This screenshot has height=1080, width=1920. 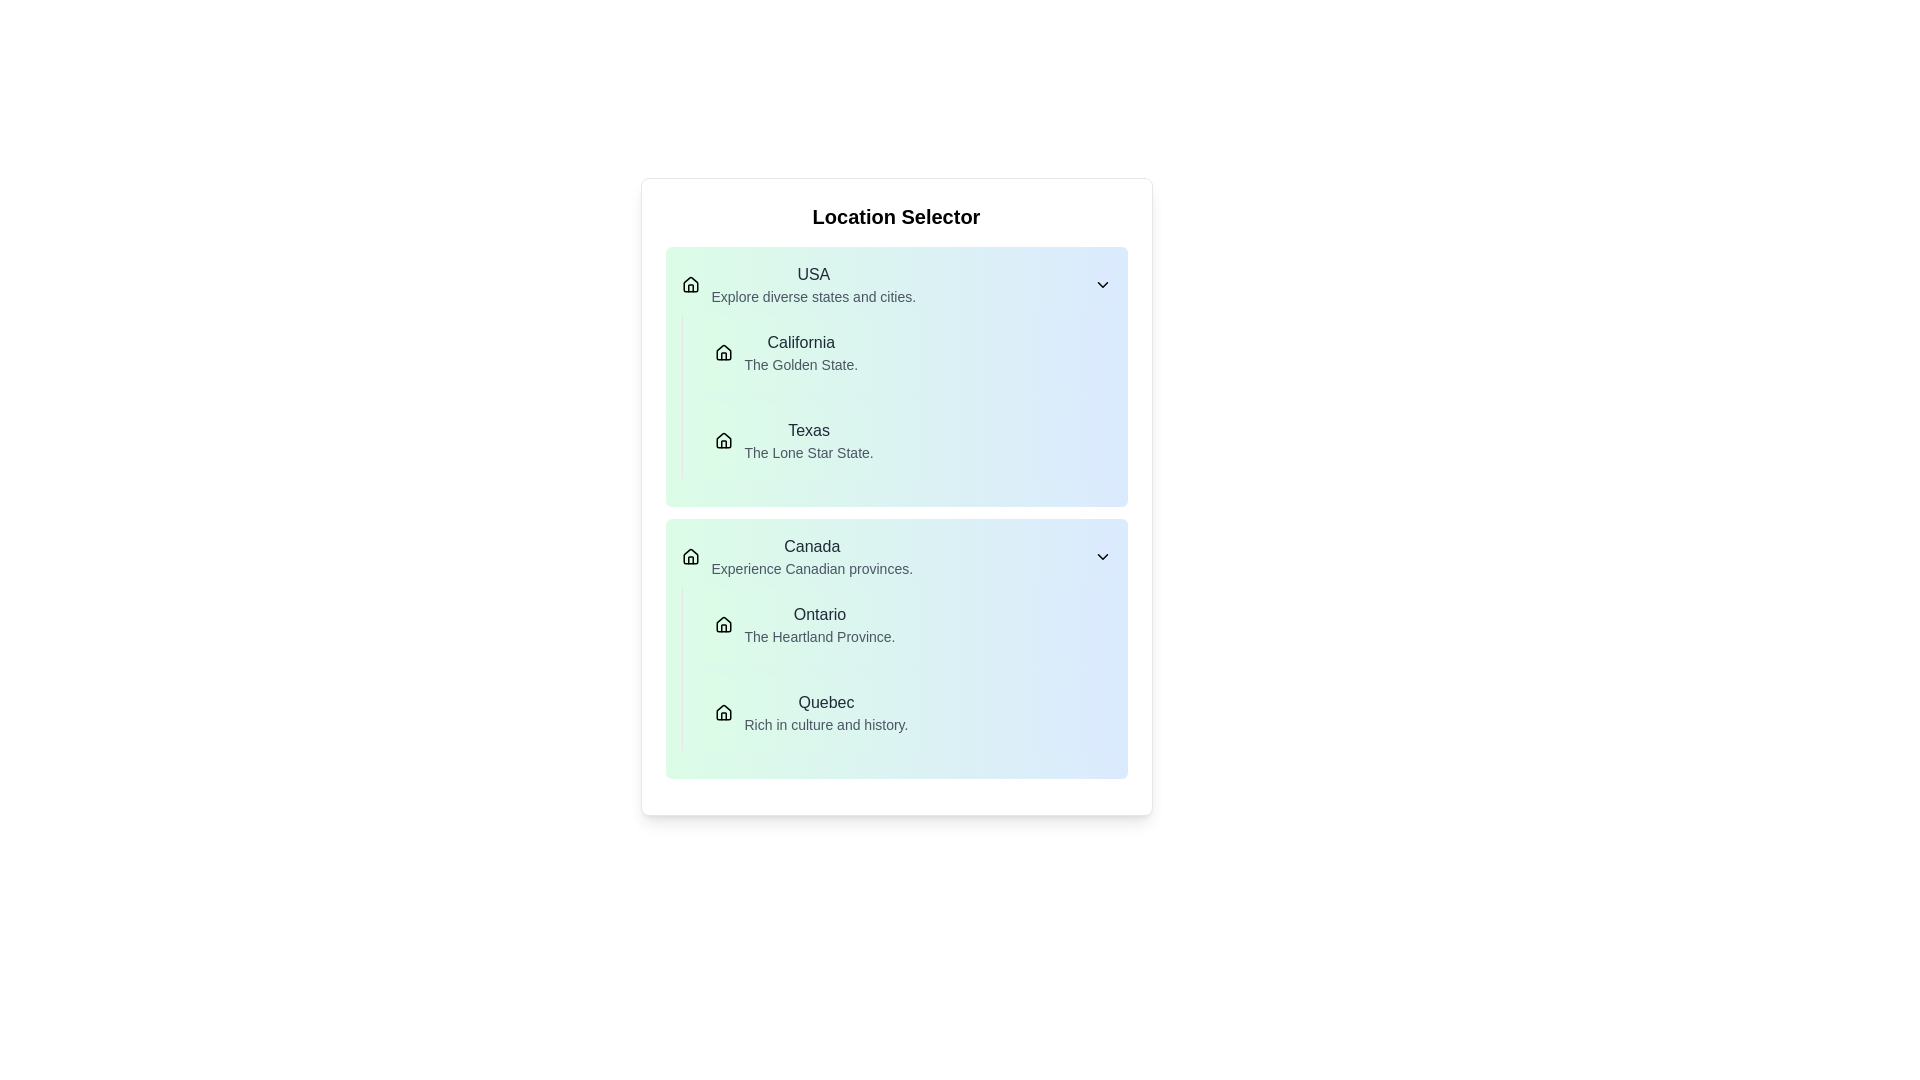 I want to click on the static text label displaying 'Canada', which is a bold, dark gray text in a list of locations, positioned as the first item under the region label 'Canada', so click(x=812, y=547).